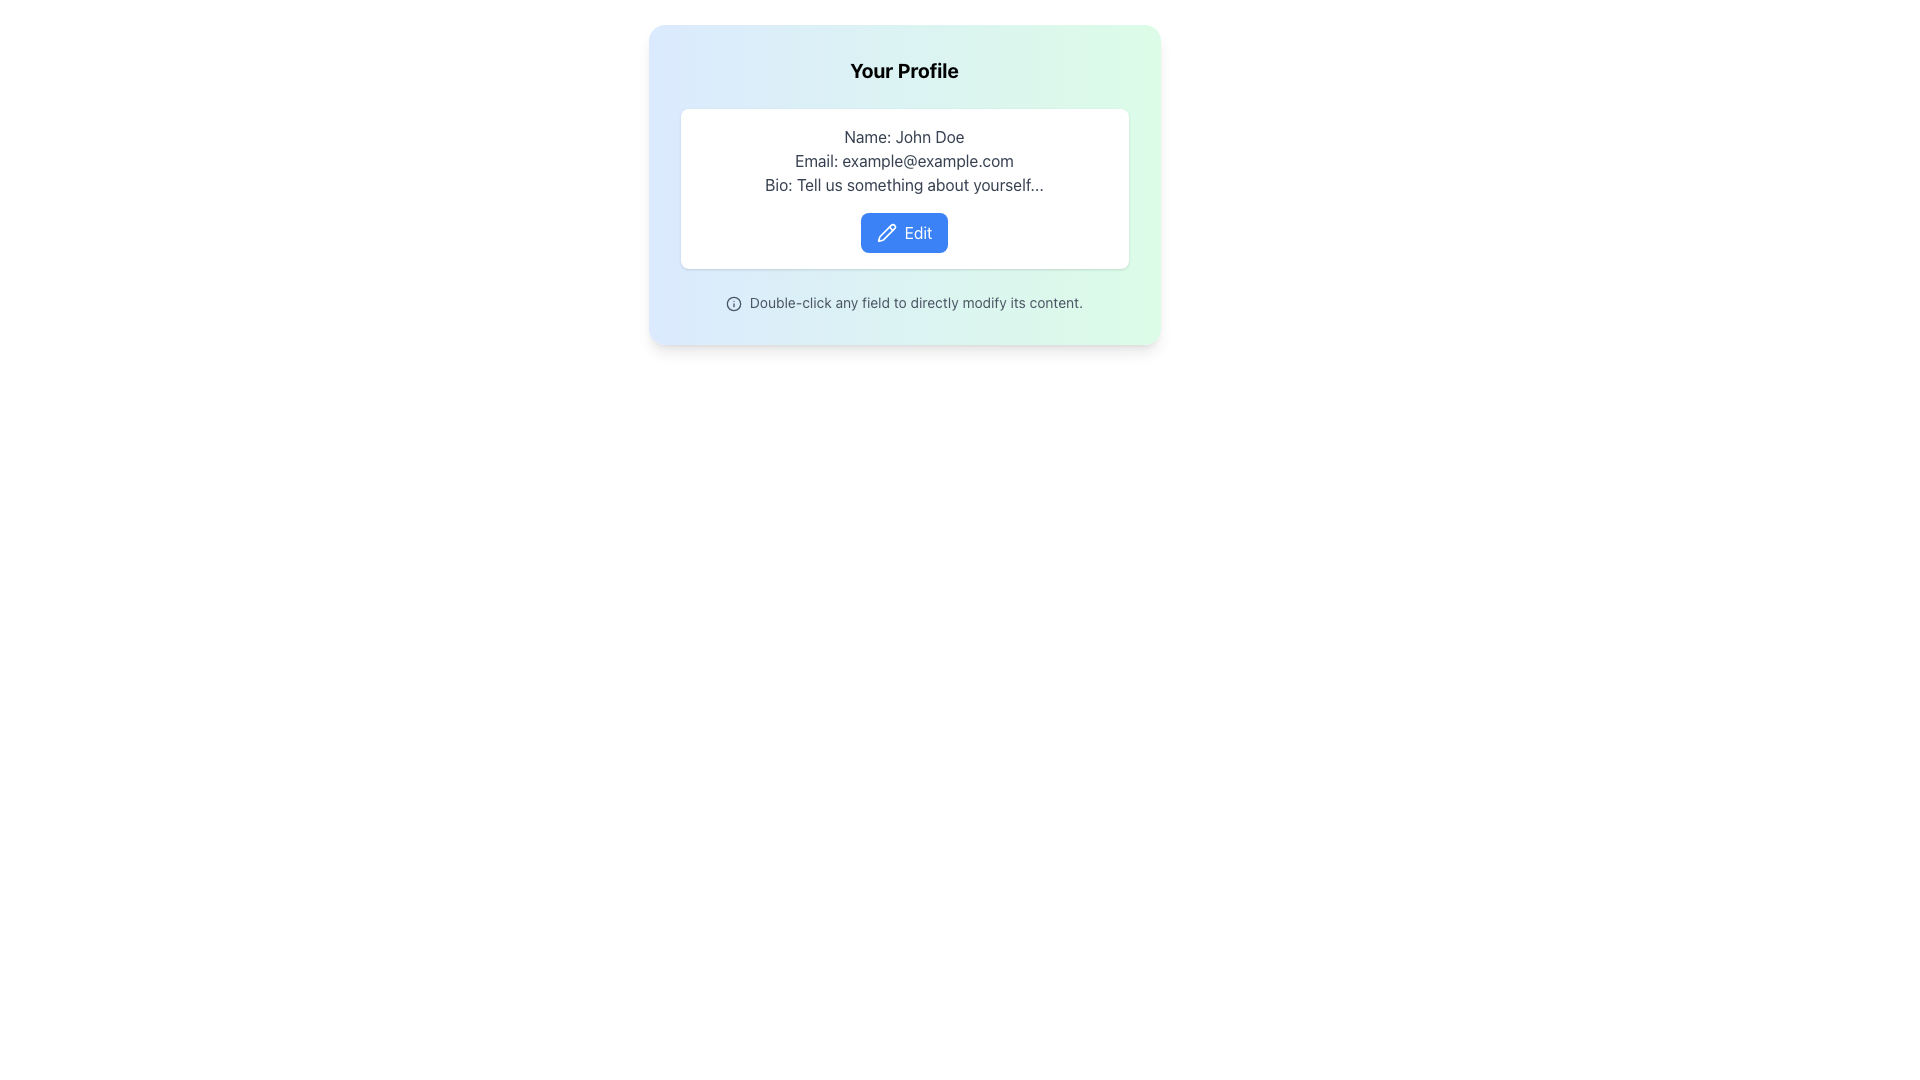  What do you see at coordinates (885, 231) in the screenshot?
I see `the editing icon located inside the 'Edit' button to initiate the editing mode for profile information` at bounding box center [885, 231].